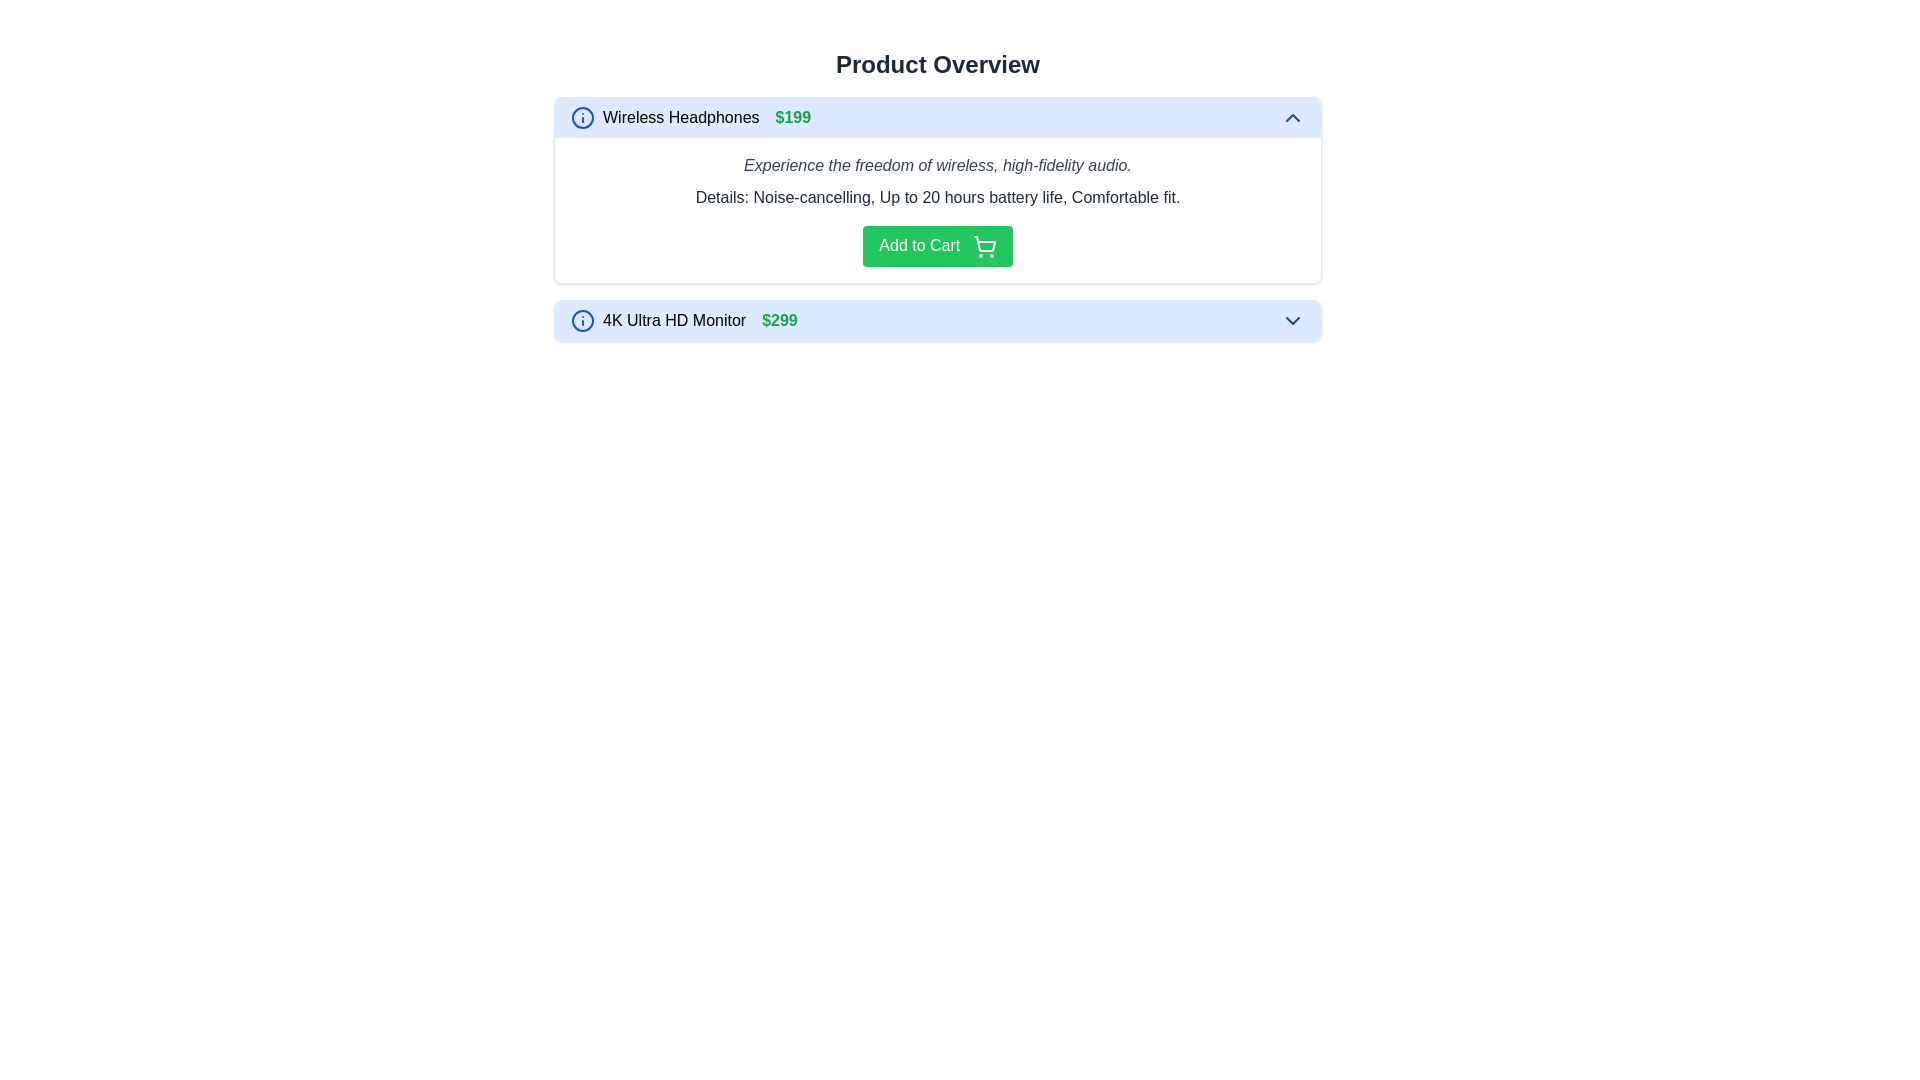 This screenshot has height=1080, width=1920. What do you see at coordinates (792, 118) in the screenshot?
I see `the text label displaying the price '$199' in bold green font, located in the 'Wireless Headphones' section towards the upper-right corner` at bounding box center [792, 118].